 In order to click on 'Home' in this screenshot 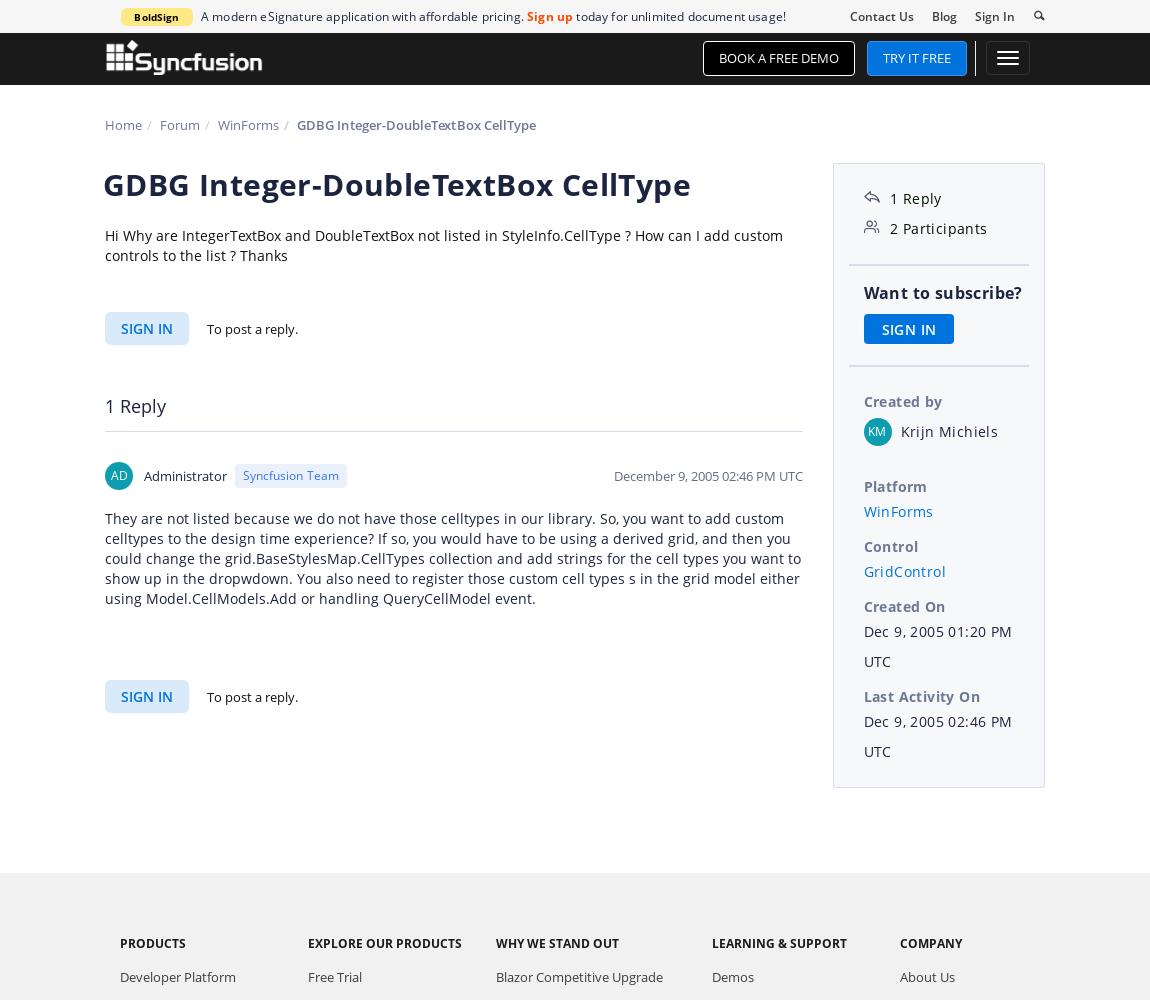, I will do `click(122, 125)`.